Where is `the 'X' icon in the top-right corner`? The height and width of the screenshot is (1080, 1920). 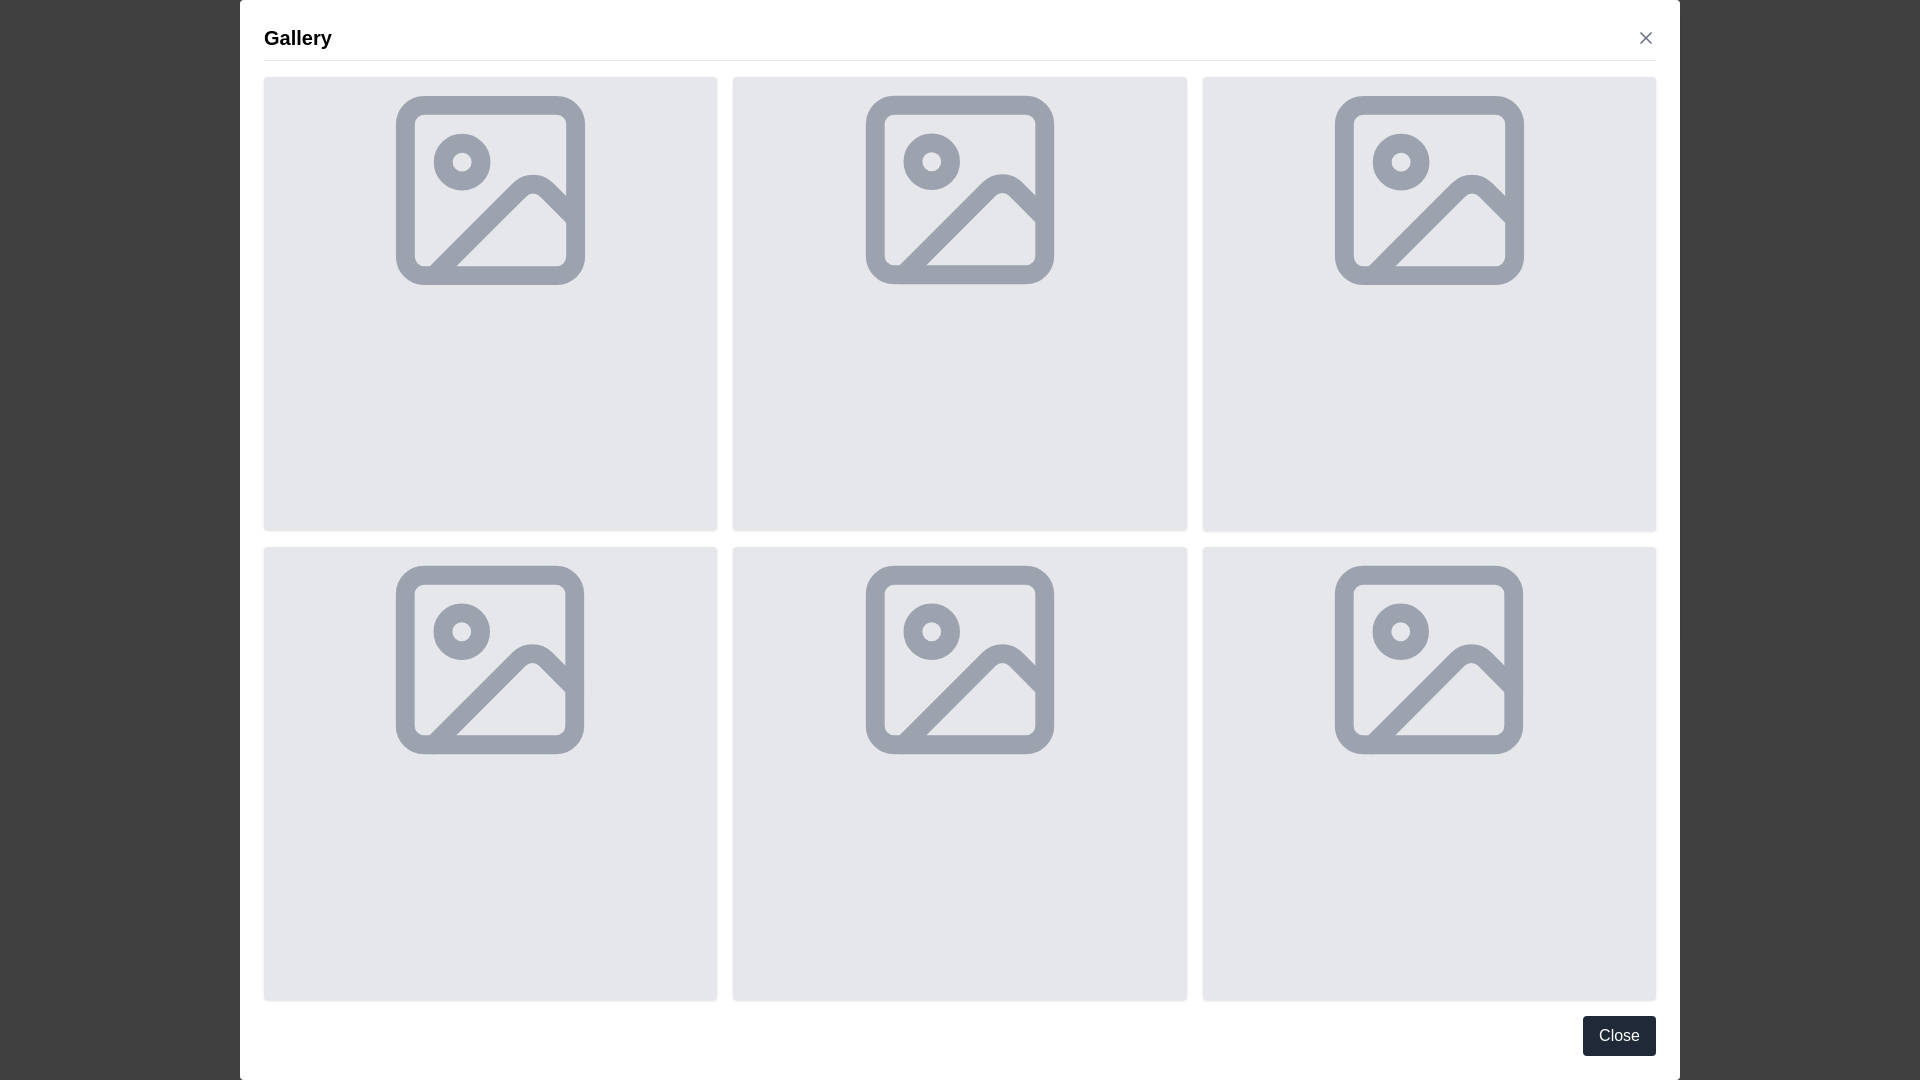
the 'X' icon in the top-right corner is located at coordinates (1646, 38).